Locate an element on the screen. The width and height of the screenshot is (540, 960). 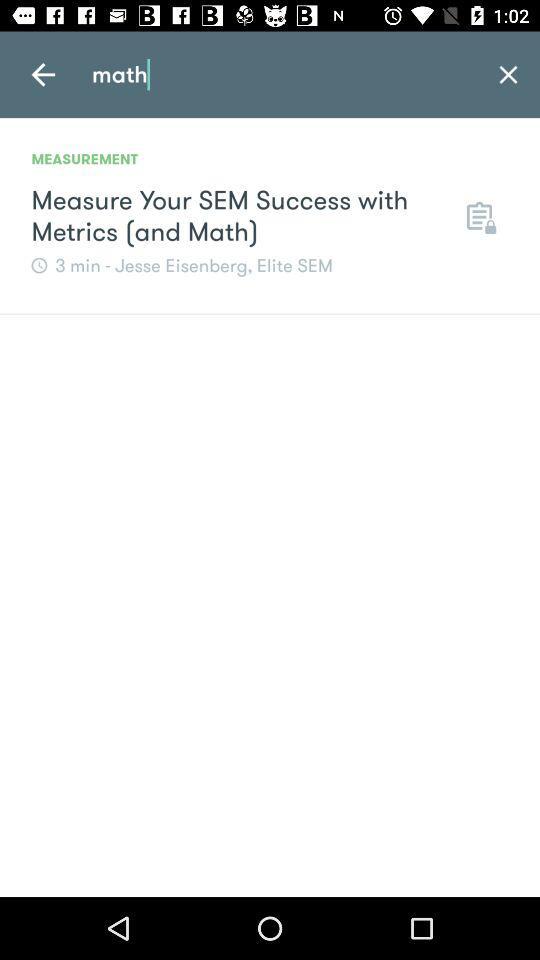
item below the math is located at coordinates (478, 216).